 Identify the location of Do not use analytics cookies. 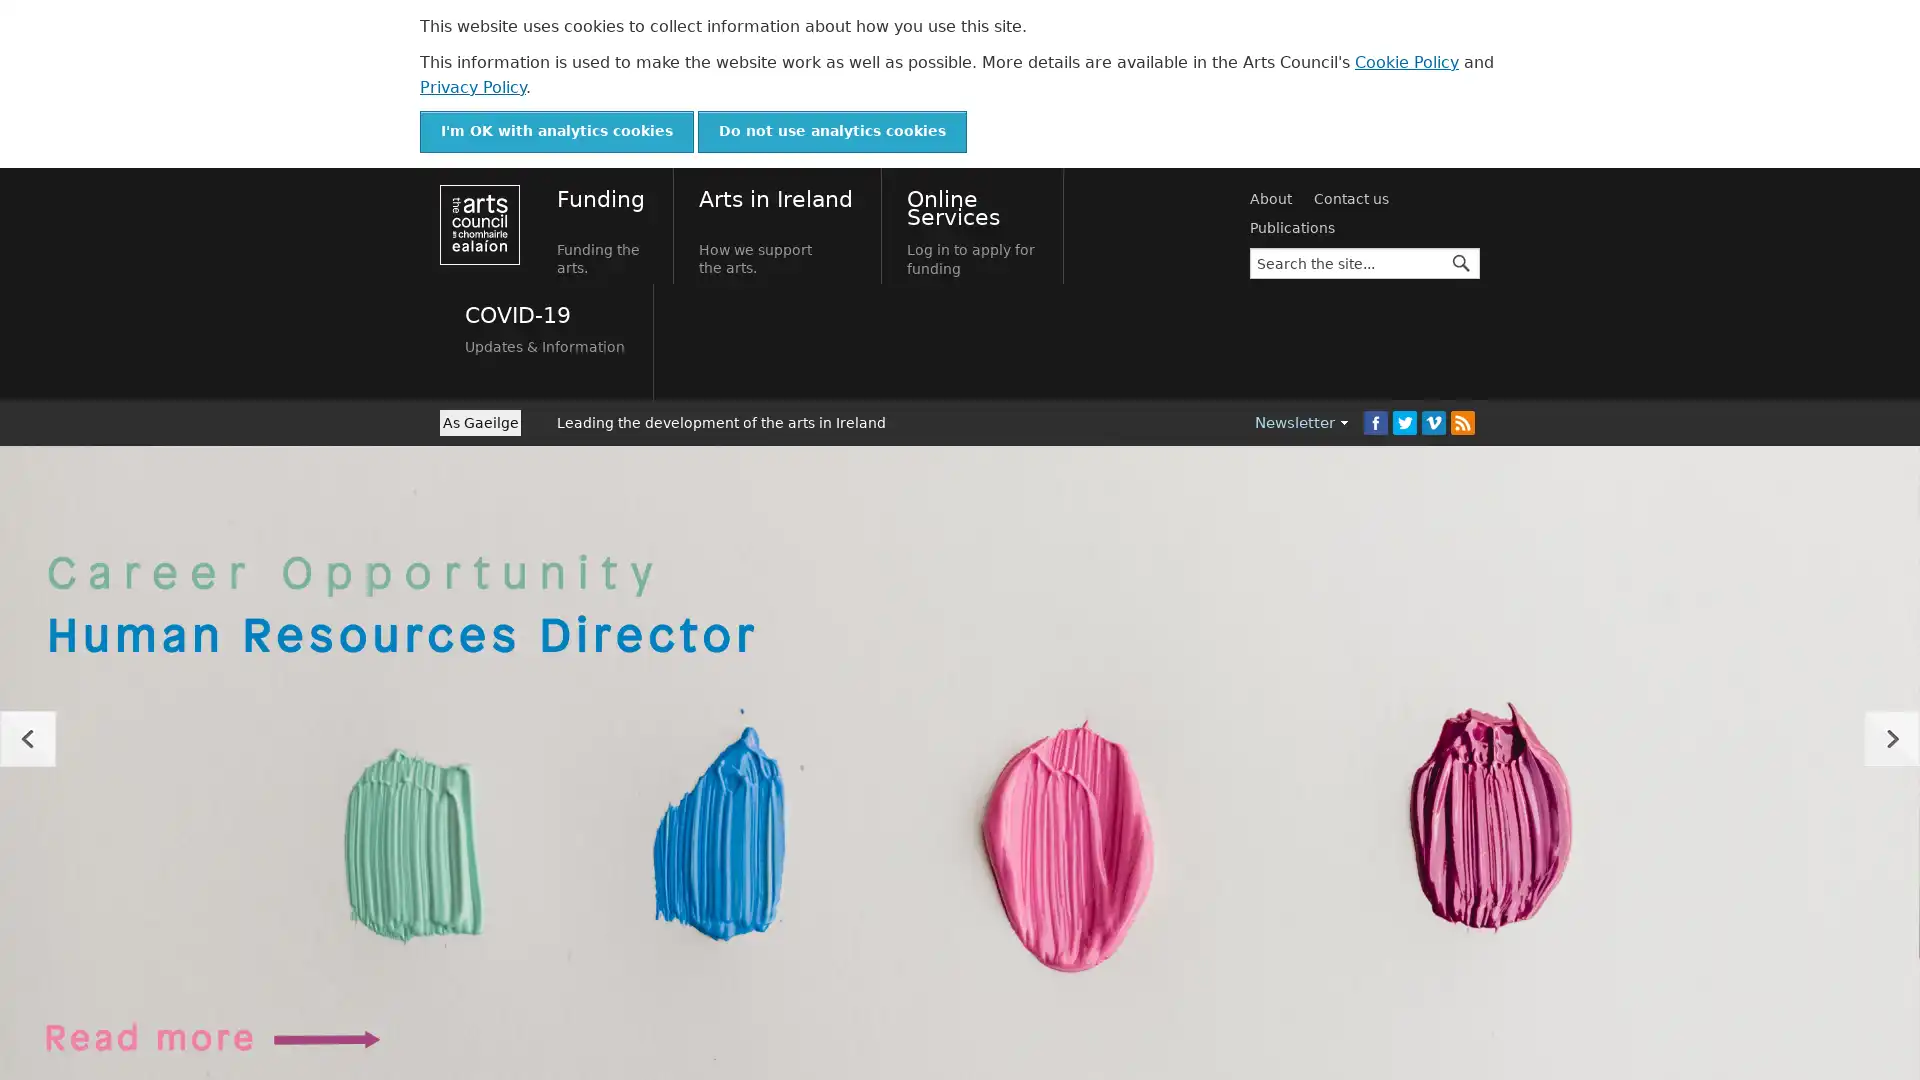
(832, 131).